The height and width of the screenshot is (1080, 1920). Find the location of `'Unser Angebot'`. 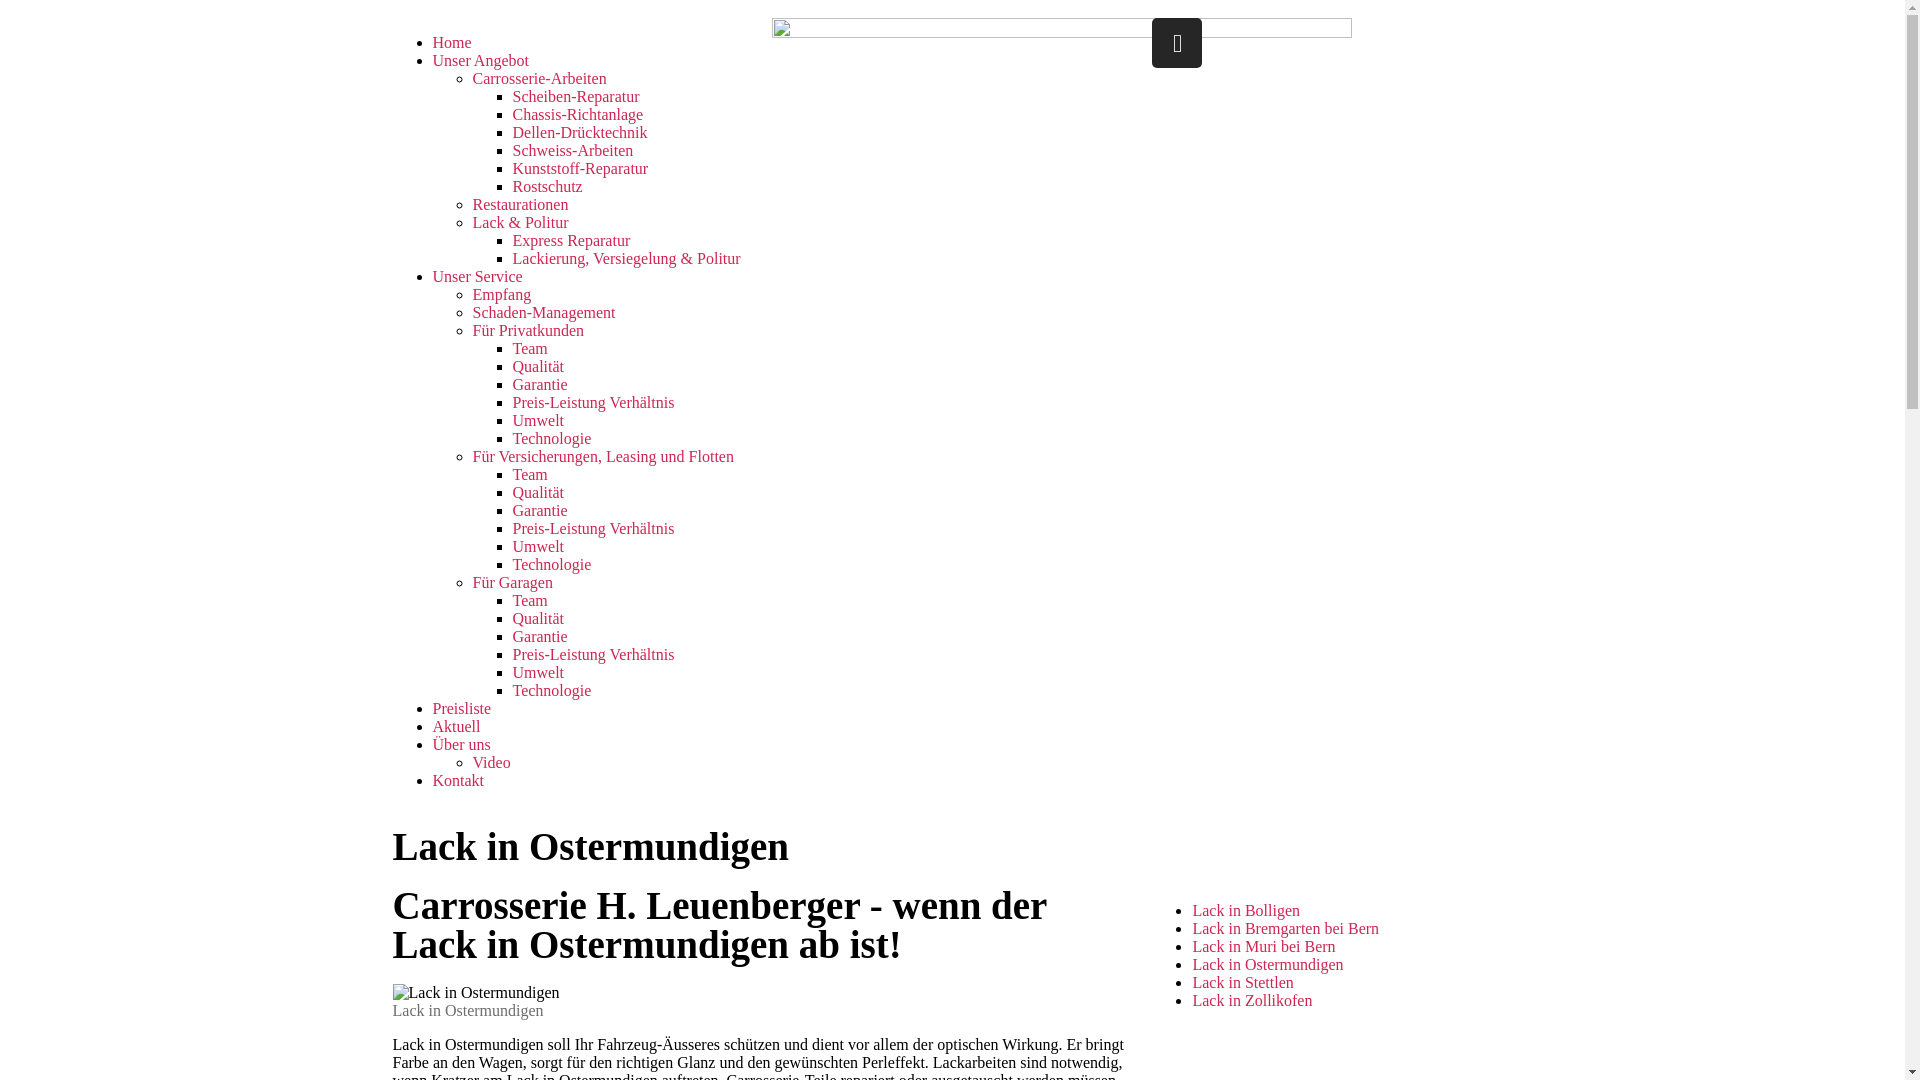

'Unser Angebot' is located at coordinates (431, 59).